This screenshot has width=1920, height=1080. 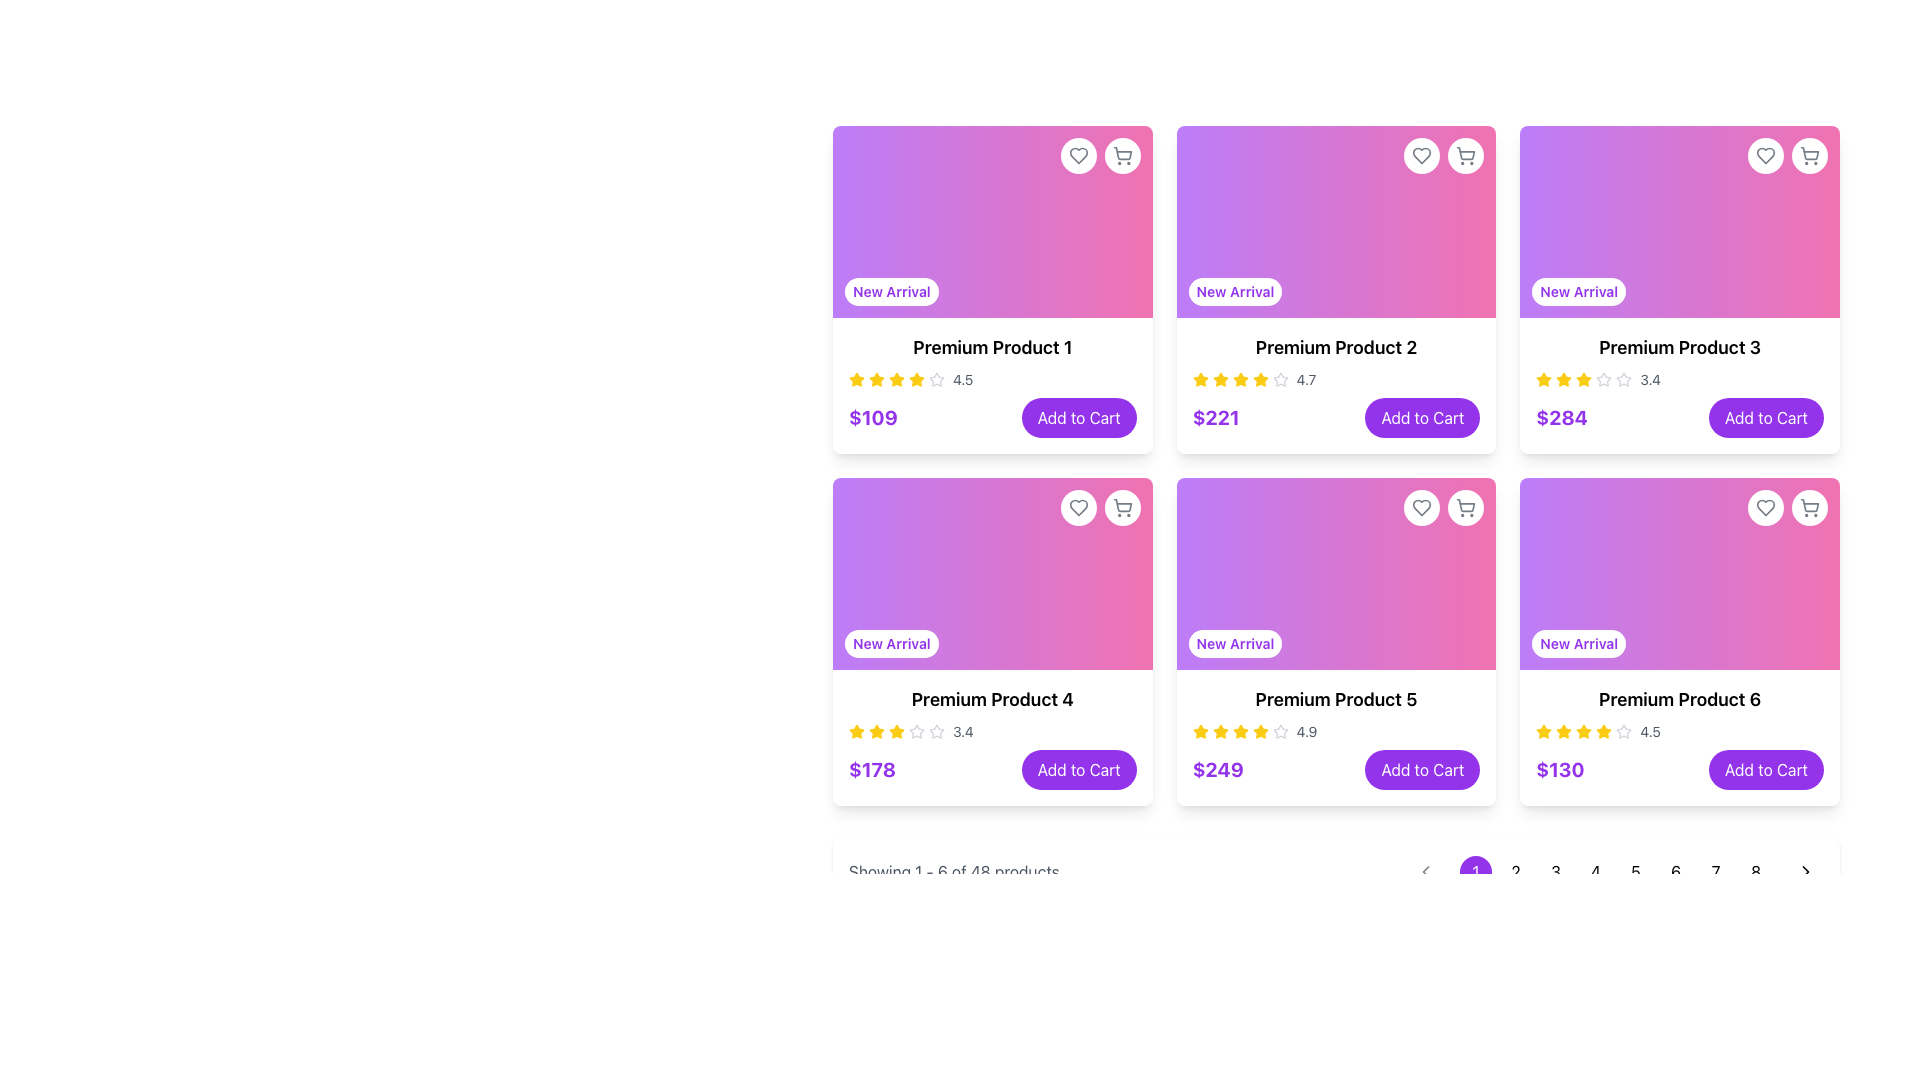 What do you see at coordinates (1215, 416) in the screenshot?
I see `the text label displaying the price '$221' to trigger any available tooltip` at bounding box center [1215, 416].